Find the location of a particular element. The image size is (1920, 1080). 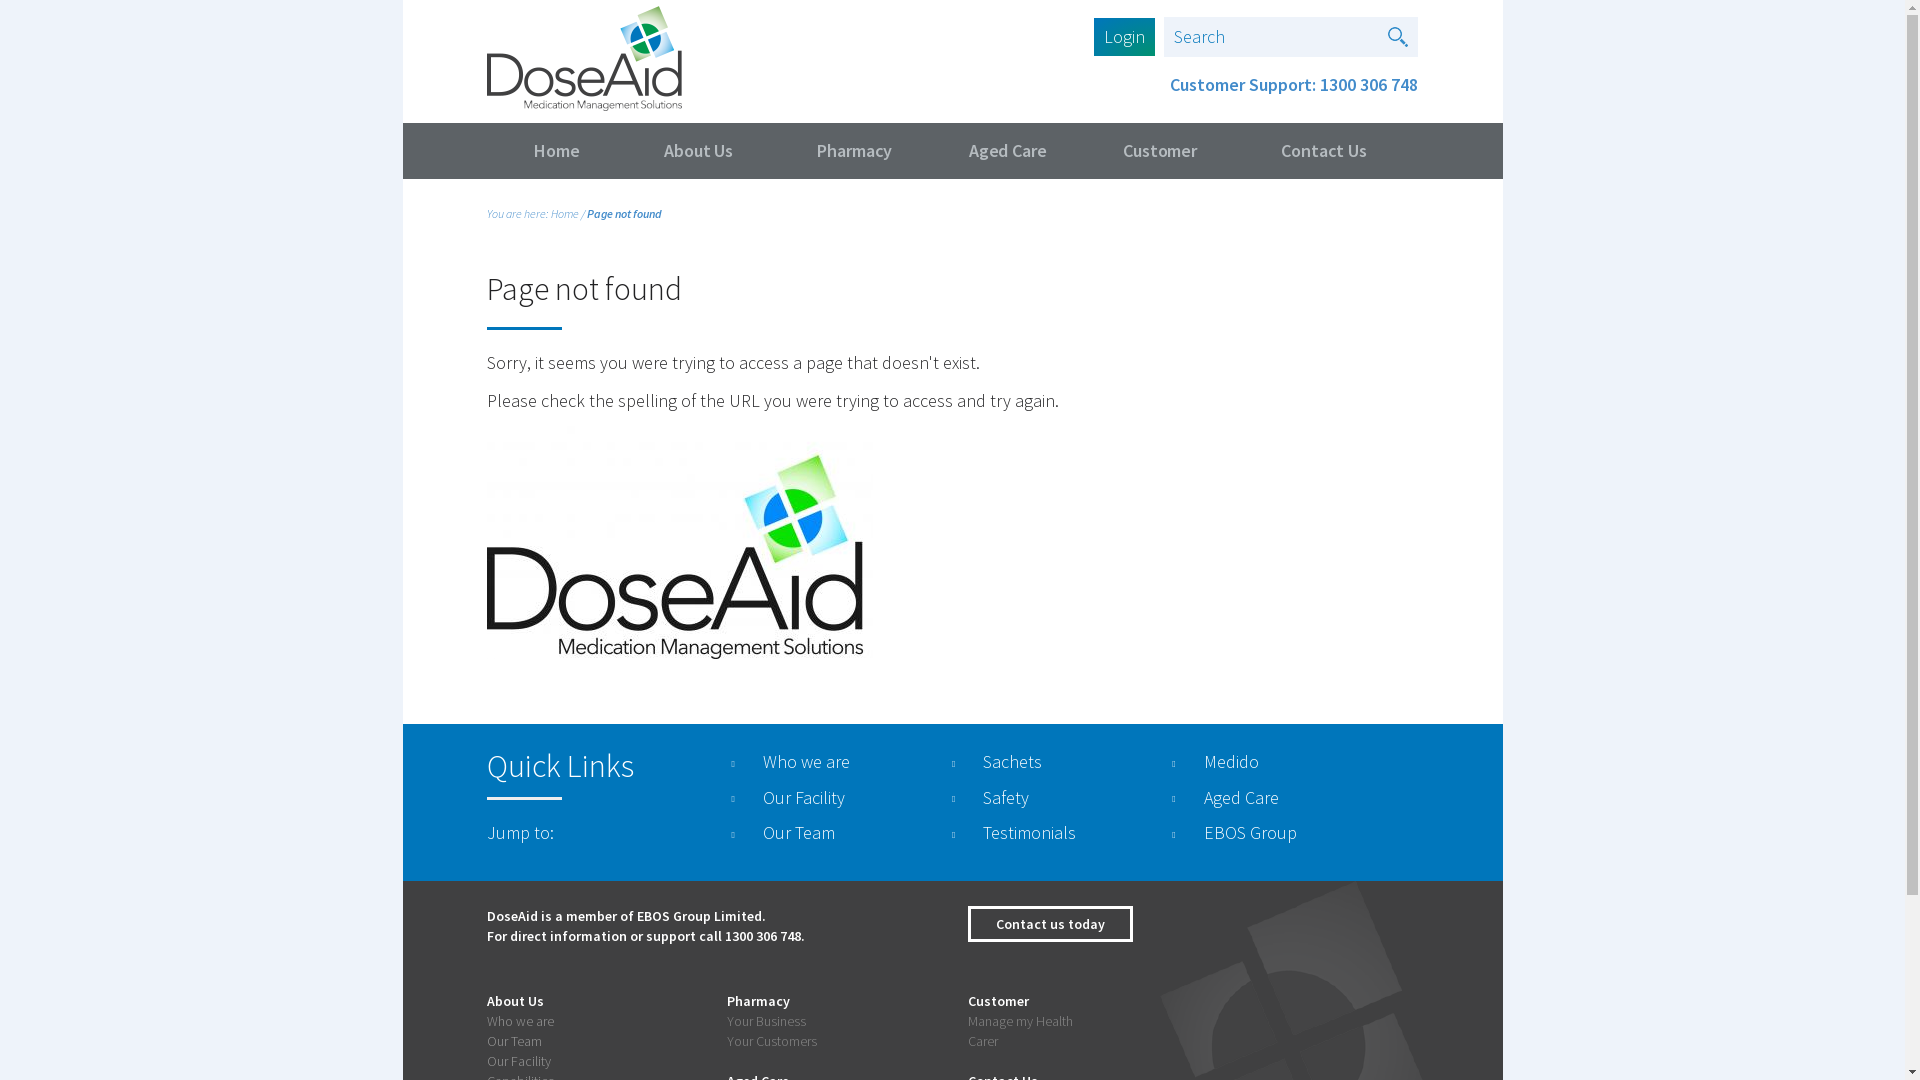

'Our Team' is located at coordinates (513, 1040).